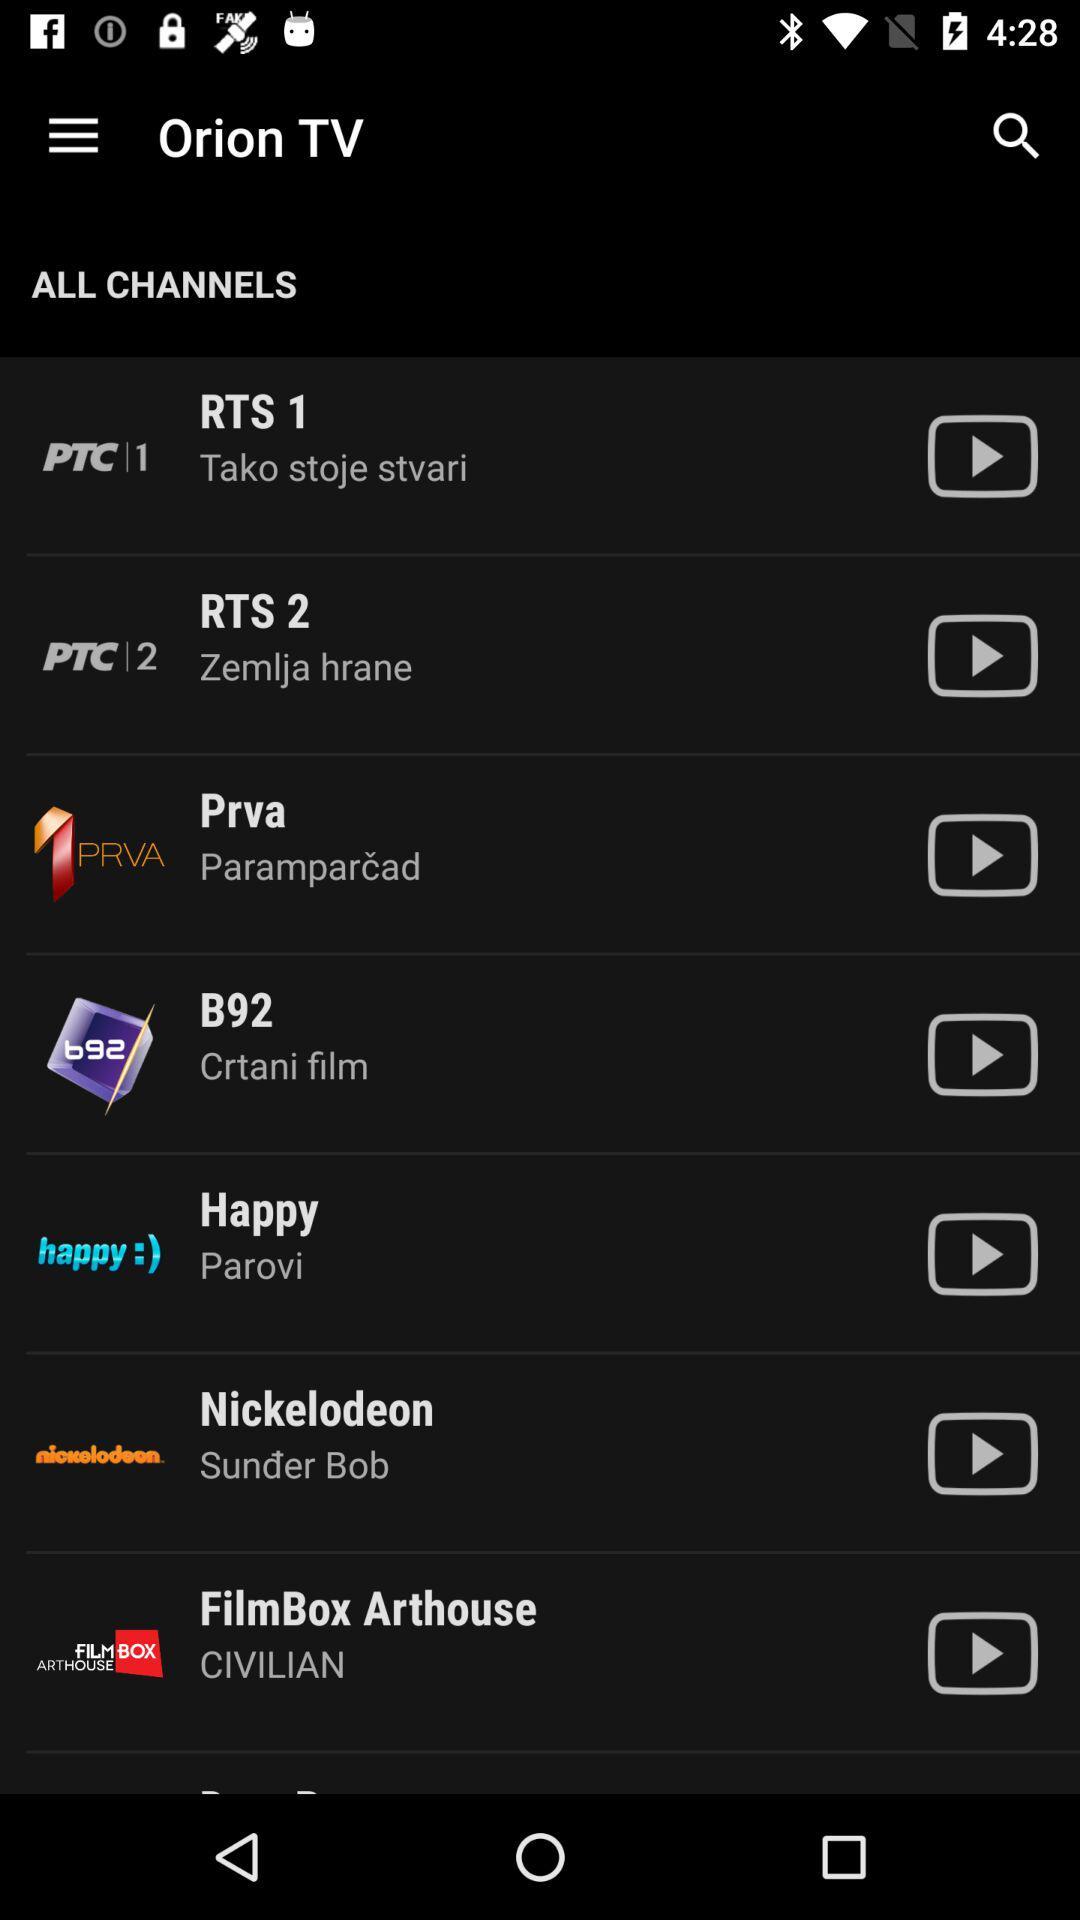 Image resolution: width=1080 pixels, height=1920 pixels. I want to click on video, so click(981, 1053).